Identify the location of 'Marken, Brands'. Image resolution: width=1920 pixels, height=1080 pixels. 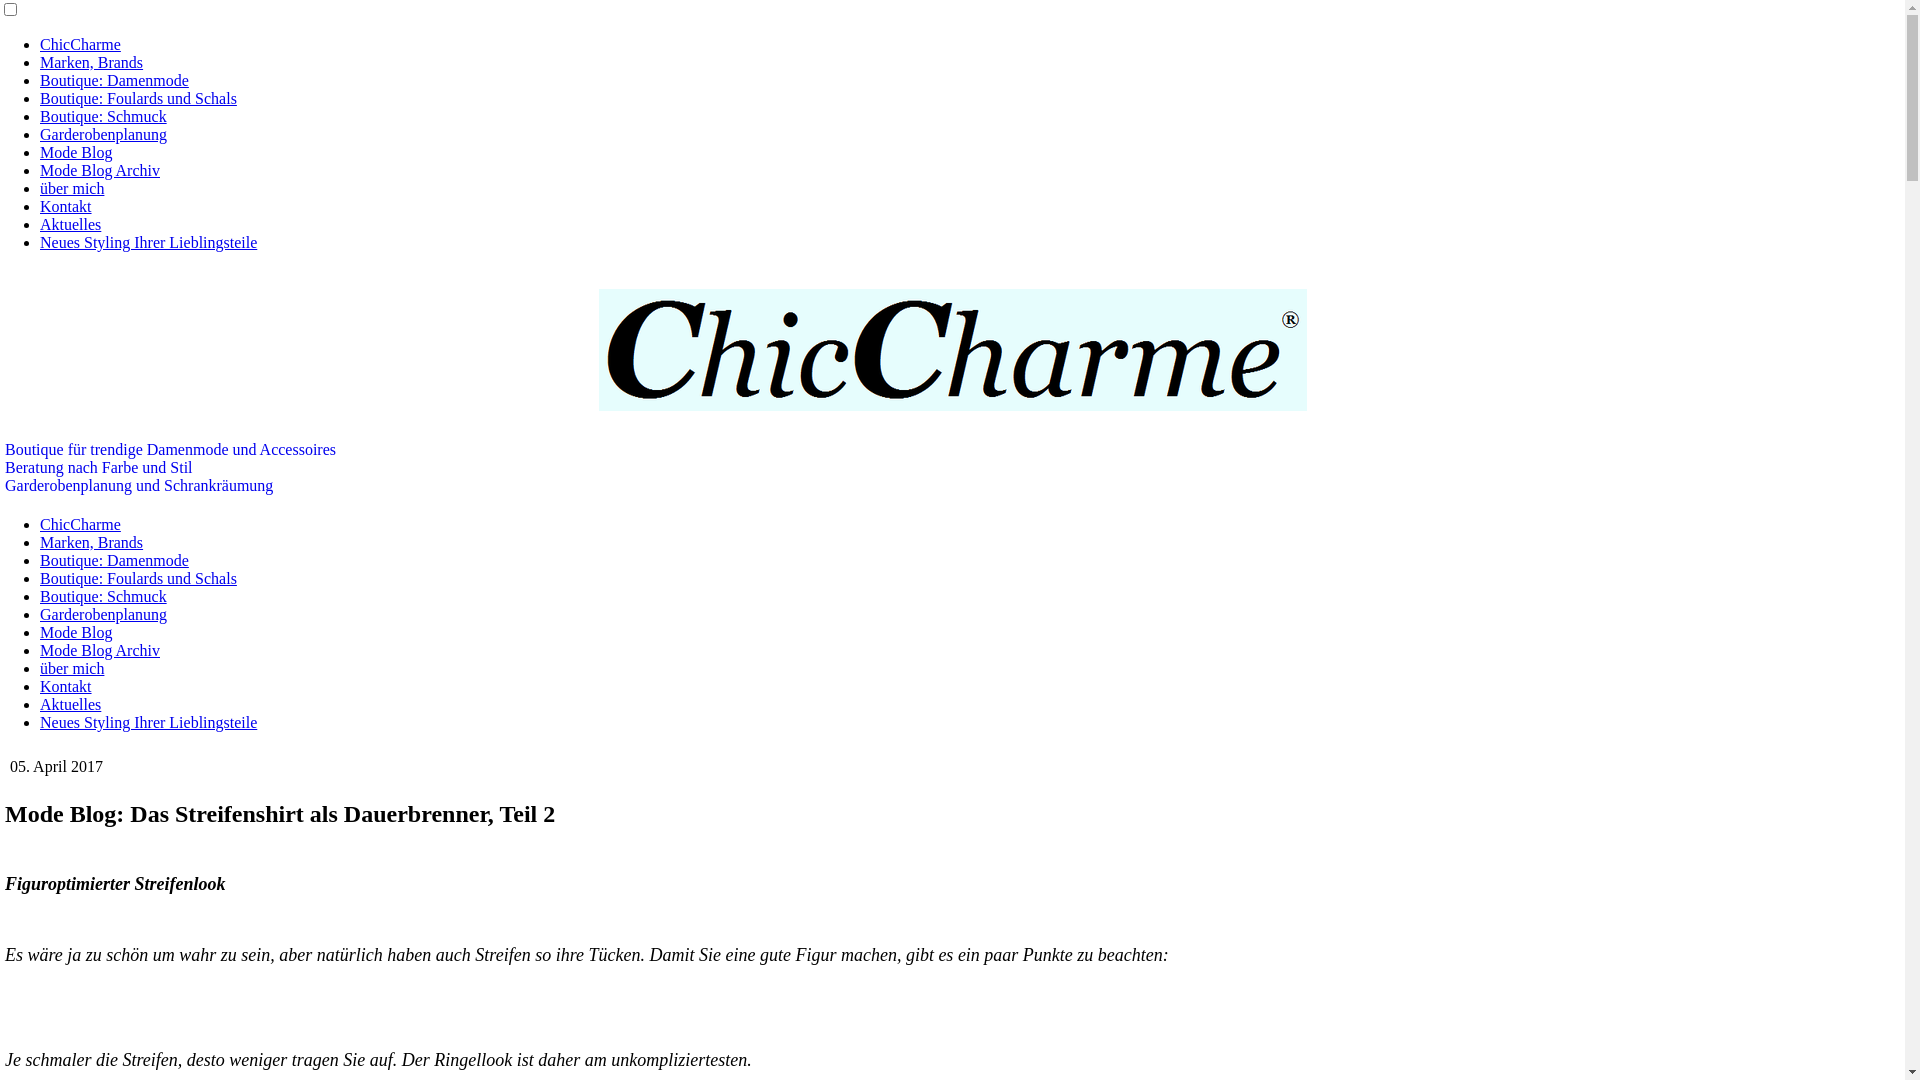
(90, 61).